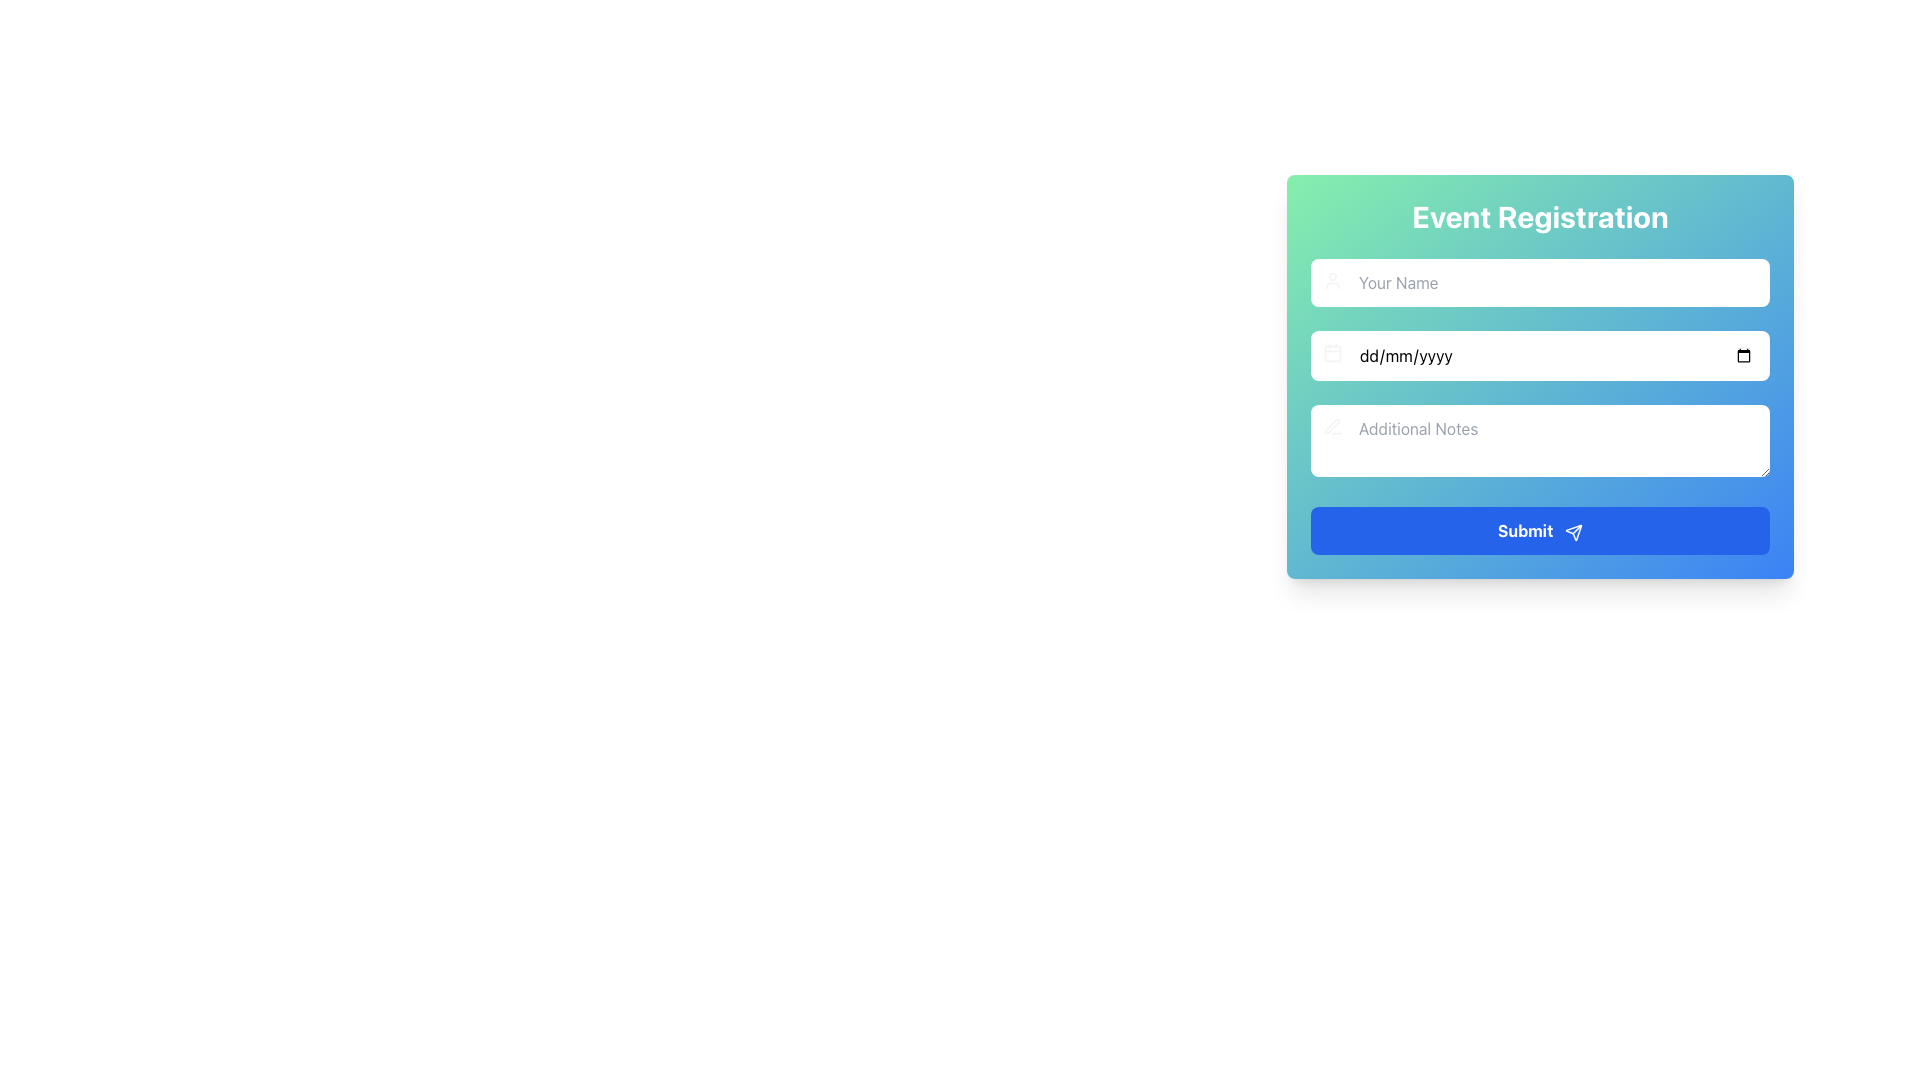  What do you see at coordinates (1573, 531) in the screenshot?
I see `the paper plane icon located at the right end of the 'Submit' button, which is styled in white lines with a transparent fill` at bounding box center [1573, 531].